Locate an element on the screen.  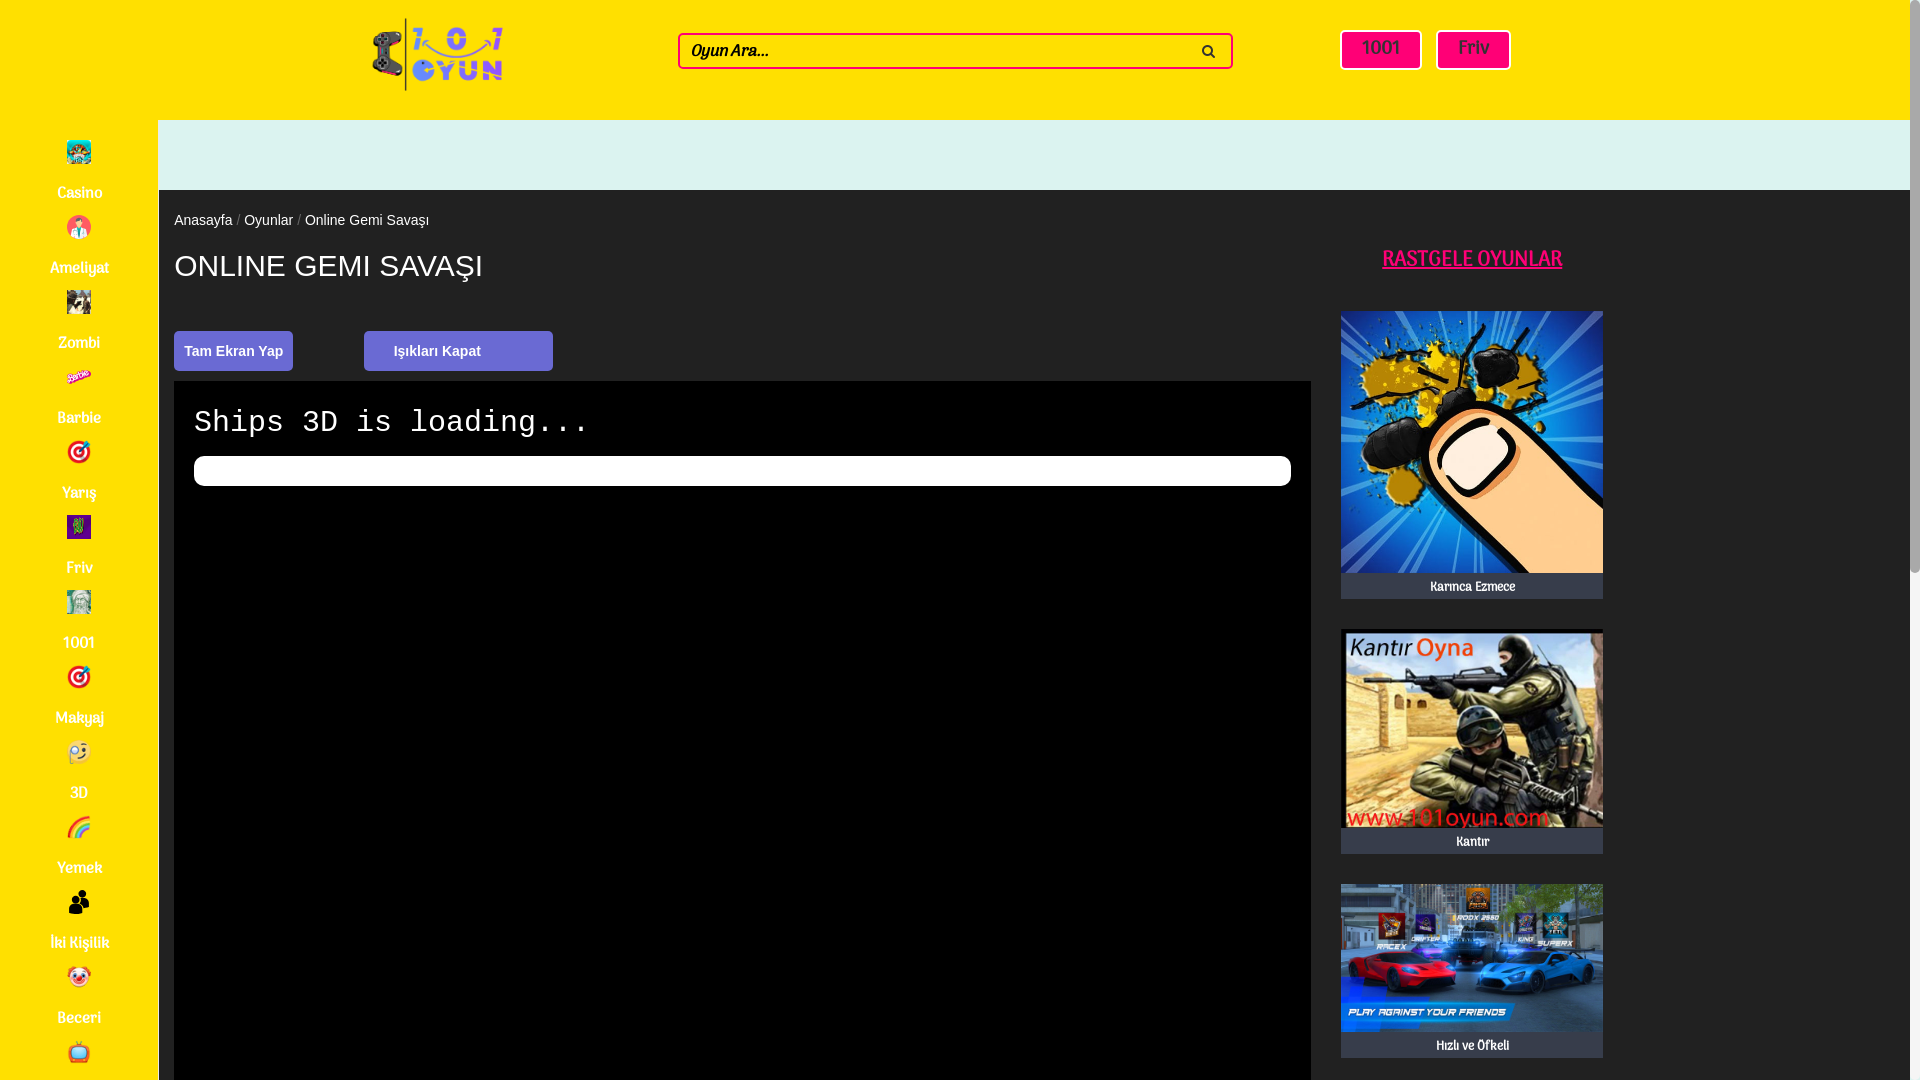
'Friv' is located at coordinates (0, 547).